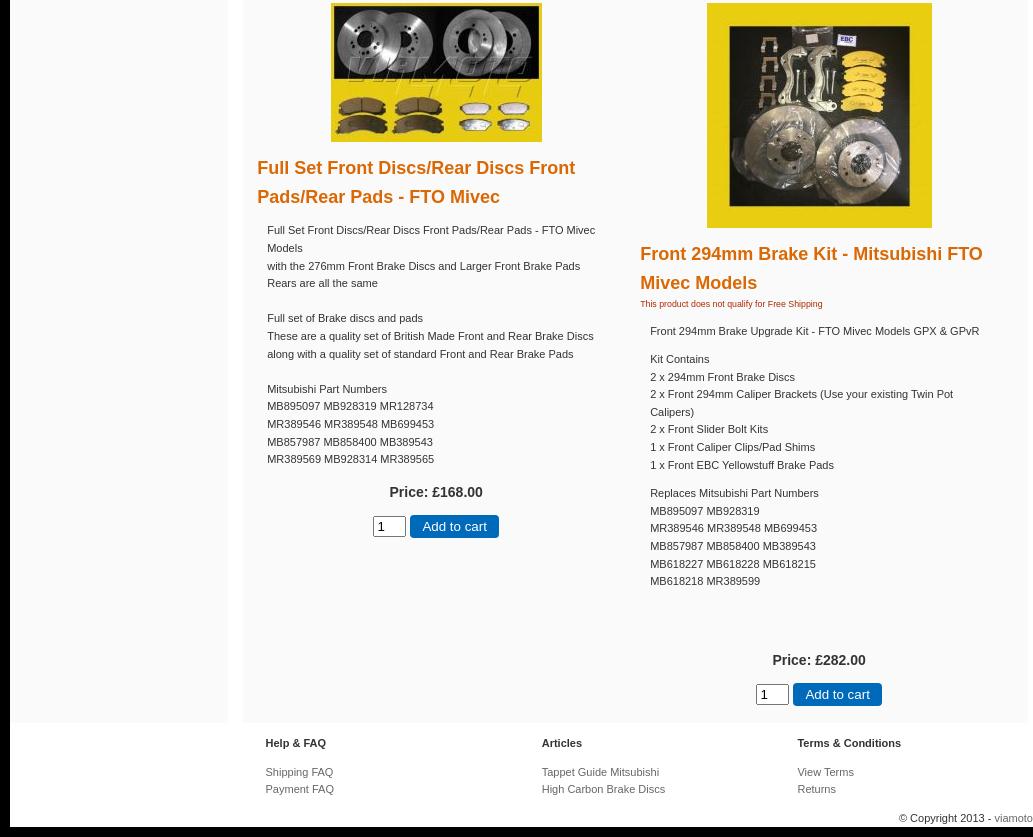  I want to click on 'This product does not qualify for Free Shipping', so click(730, 303).